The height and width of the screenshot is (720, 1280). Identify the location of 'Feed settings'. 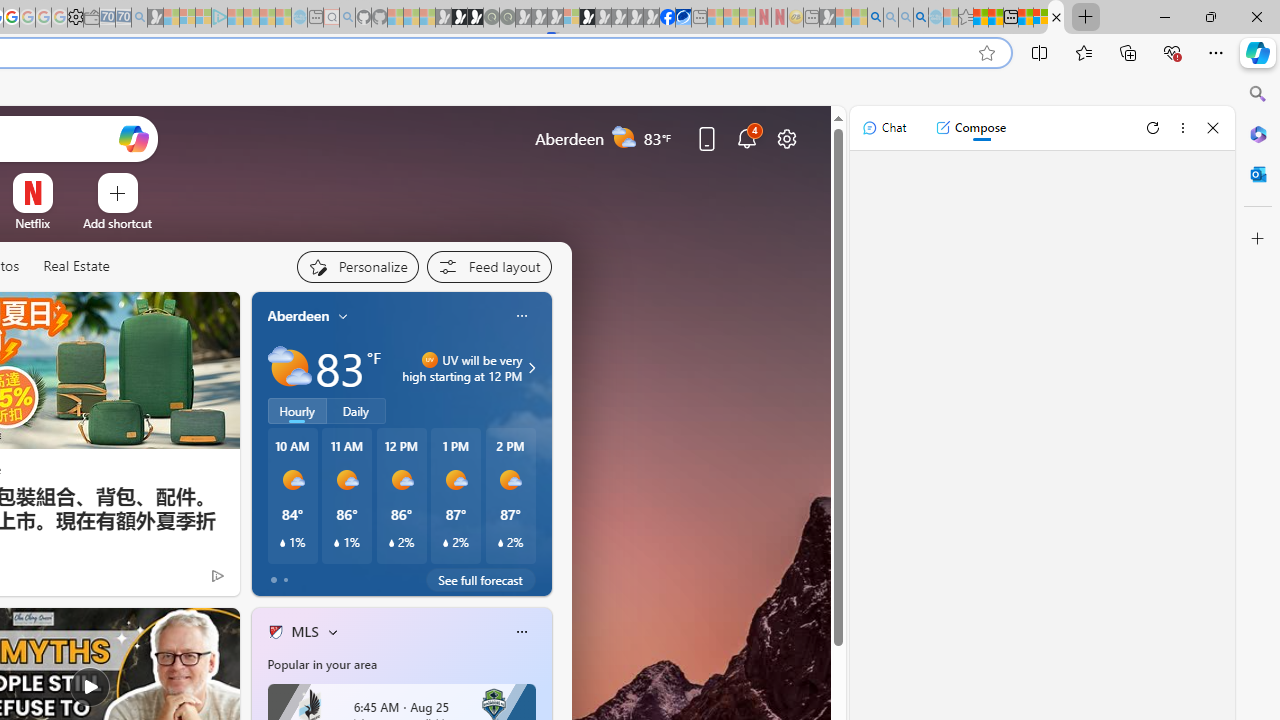
(488, 266).